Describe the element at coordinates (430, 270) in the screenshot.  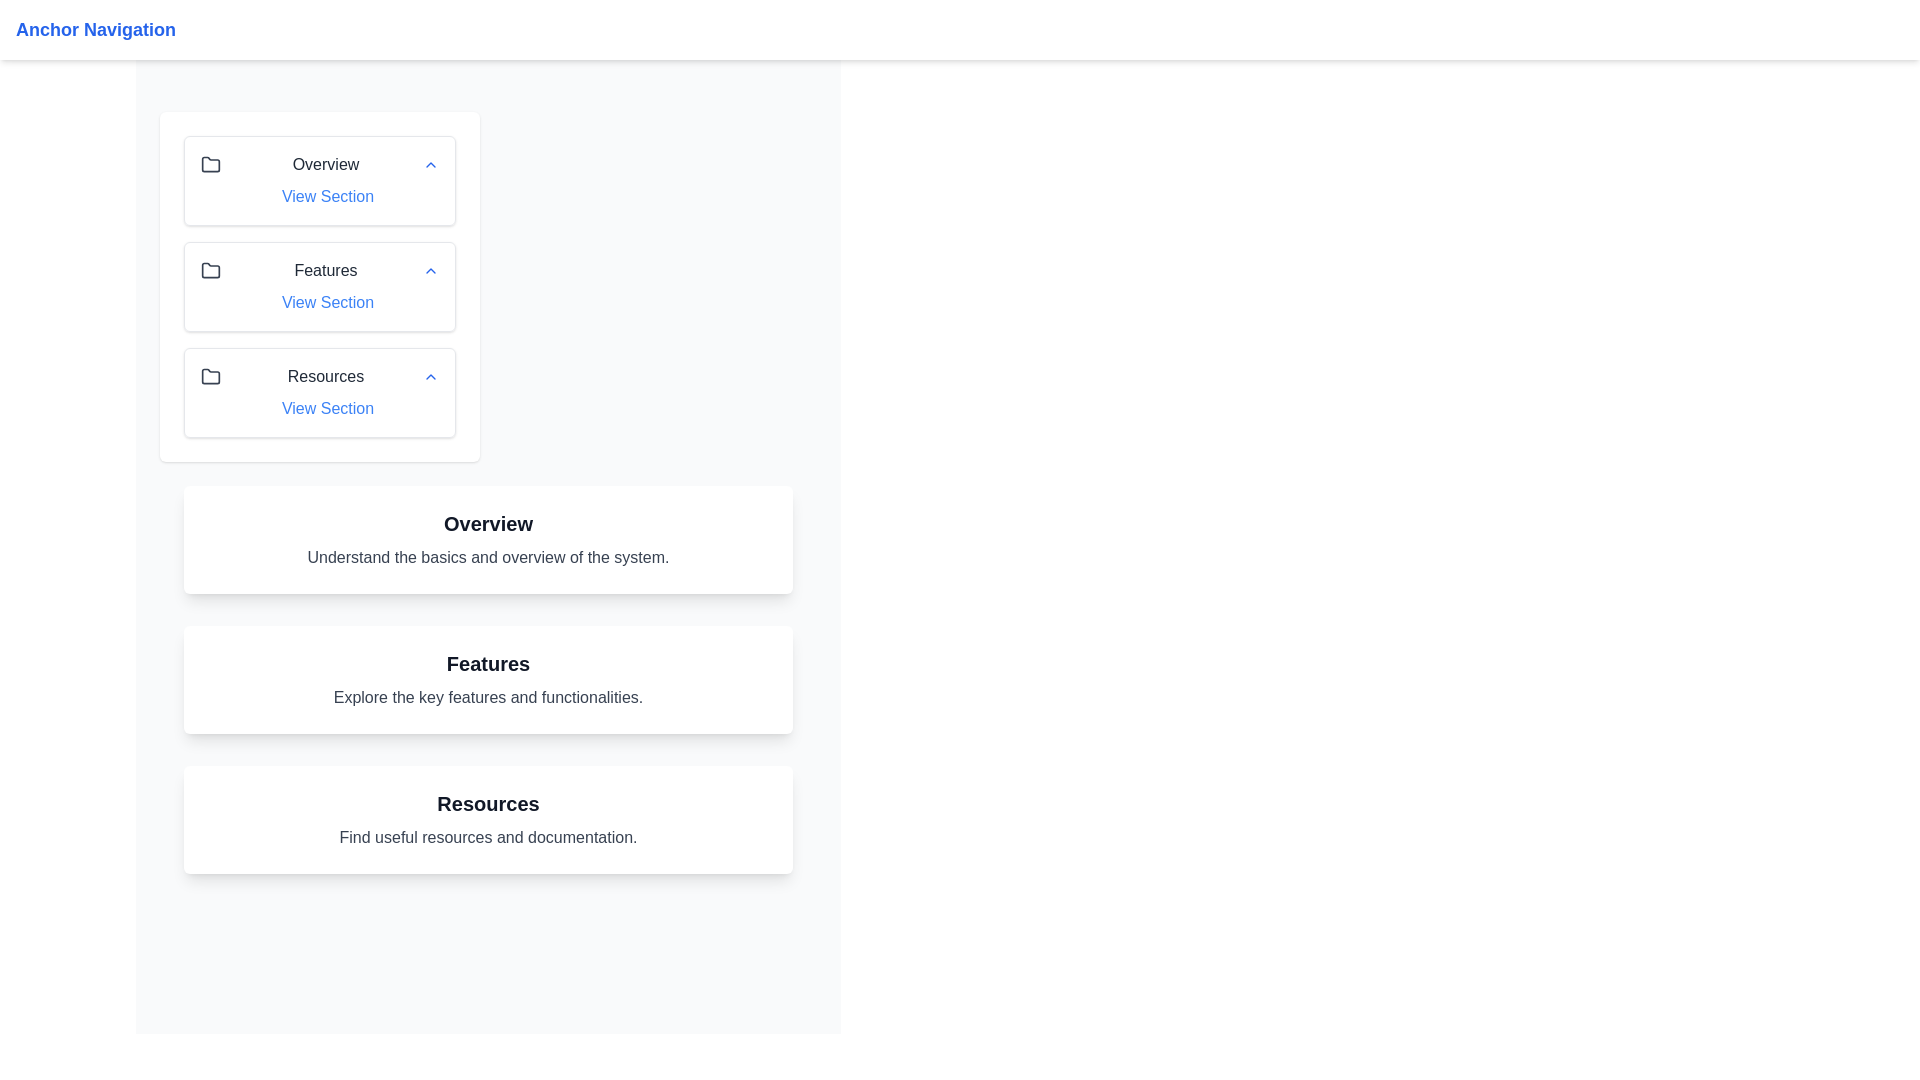
I see `the chevron icon pointing upwards that indicates the expandable or collapsible state for the 'Features' section` at that location.